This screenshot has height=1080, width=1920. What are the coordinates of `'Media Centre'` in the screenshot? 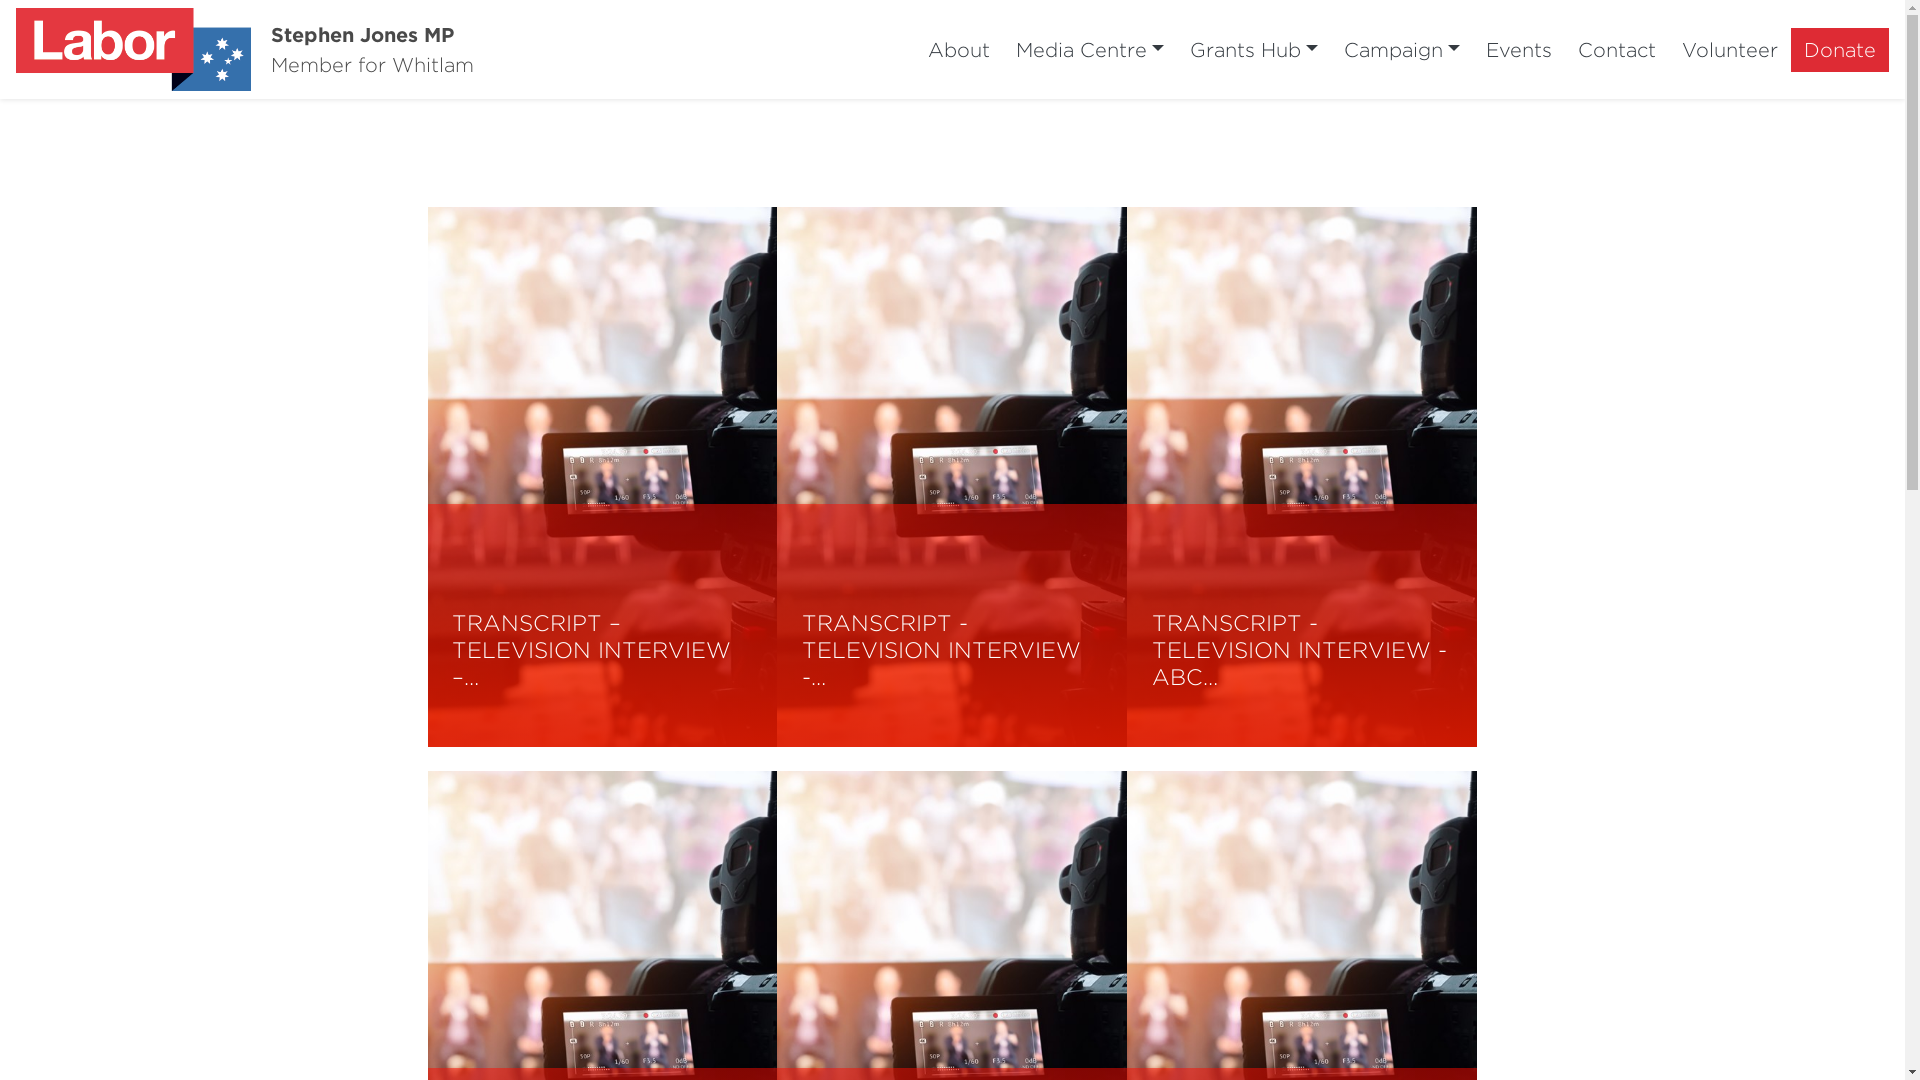 It's located at (1088, 49).